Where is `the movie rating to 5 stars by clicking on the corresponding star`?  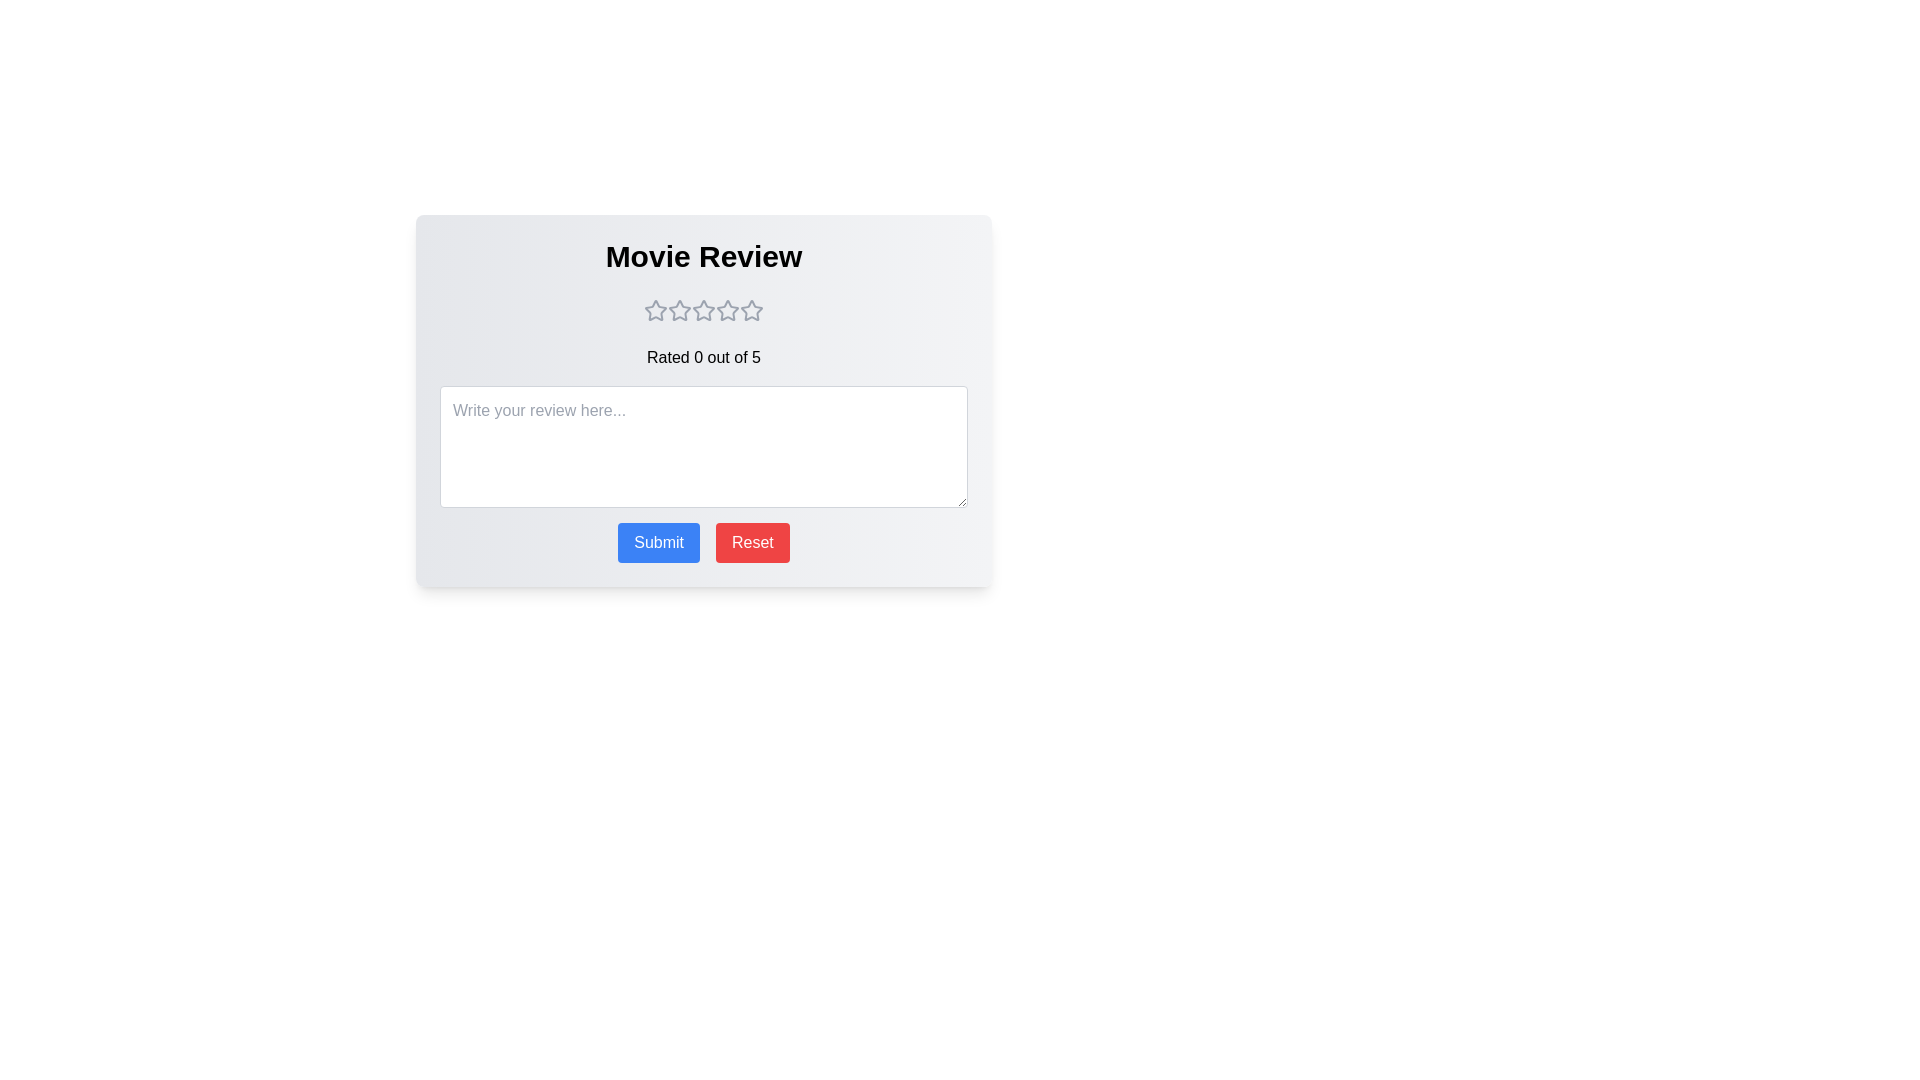 the movie rating to 5 stars by clicking on the corresponding star is located at coordinates (751, 311).